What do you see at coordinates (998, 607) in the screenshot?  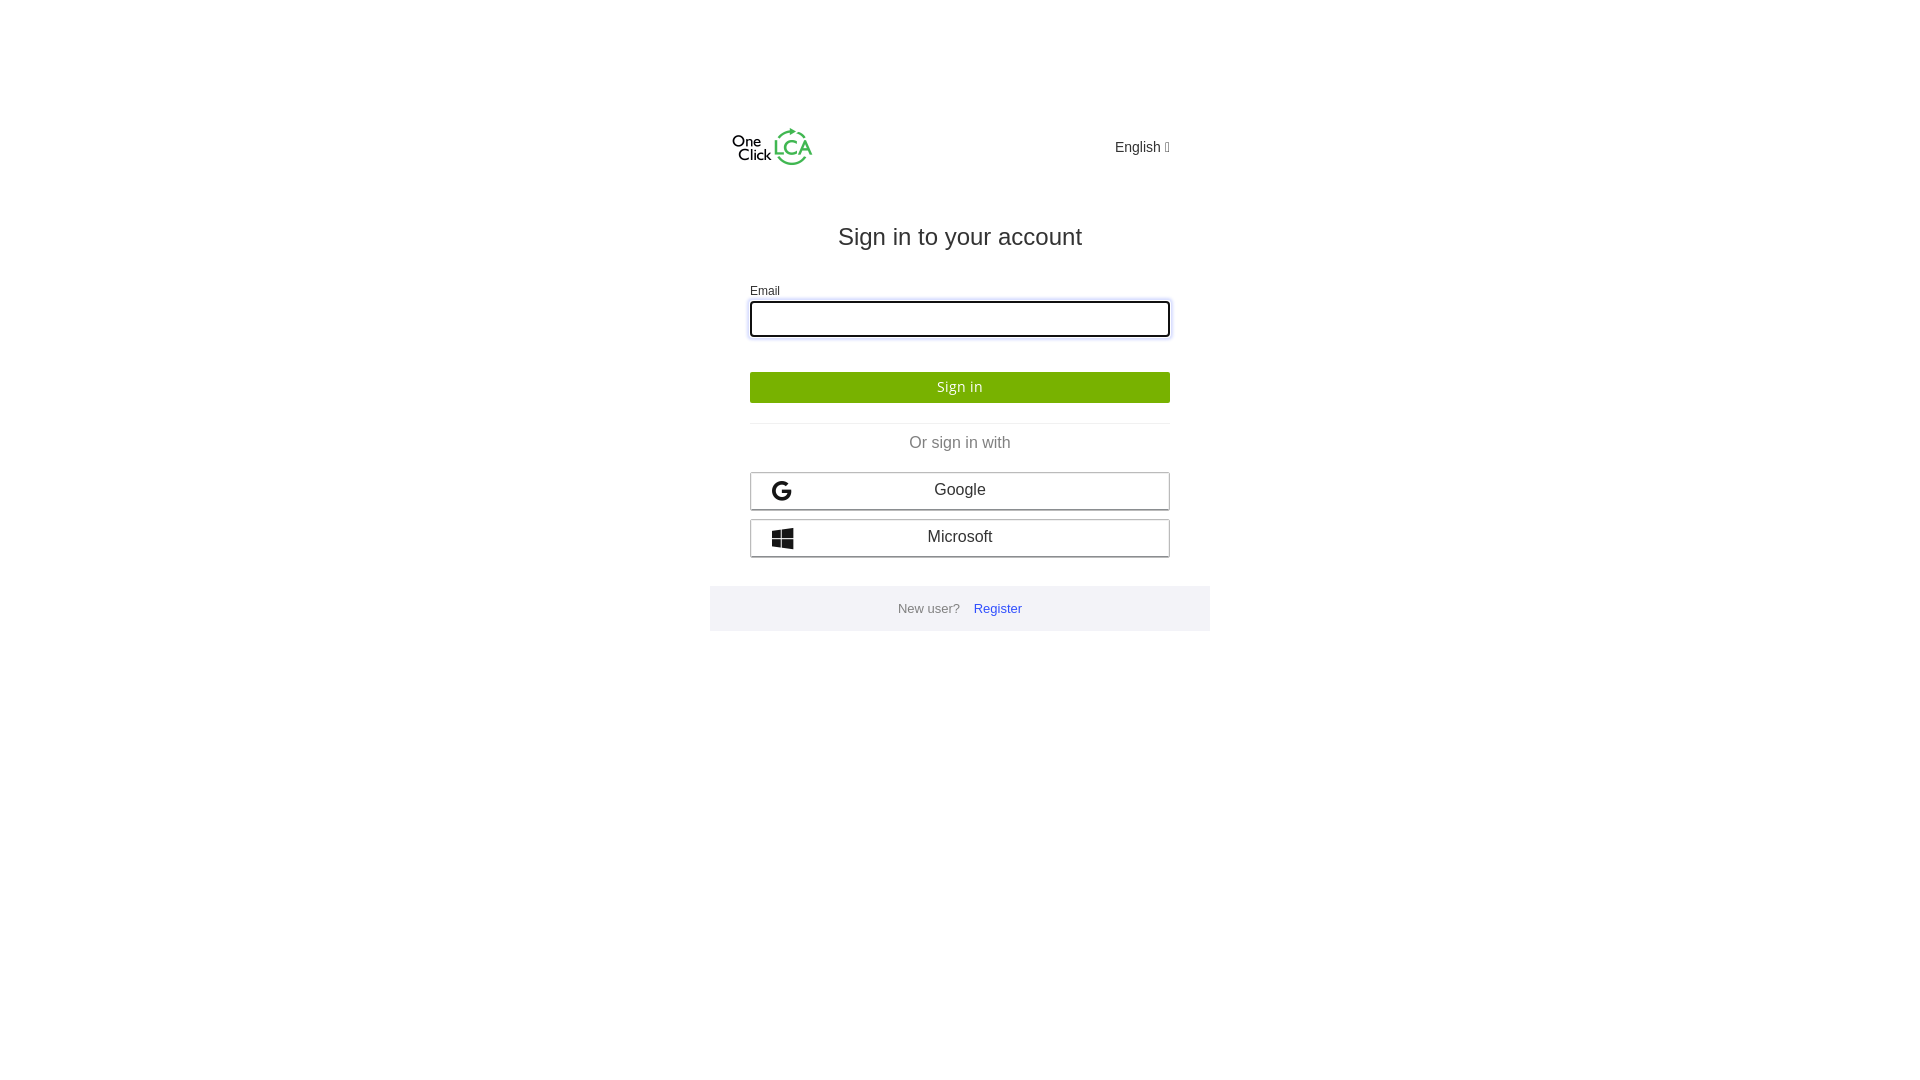 I see `'Register'` at bounding box center [998, 607].